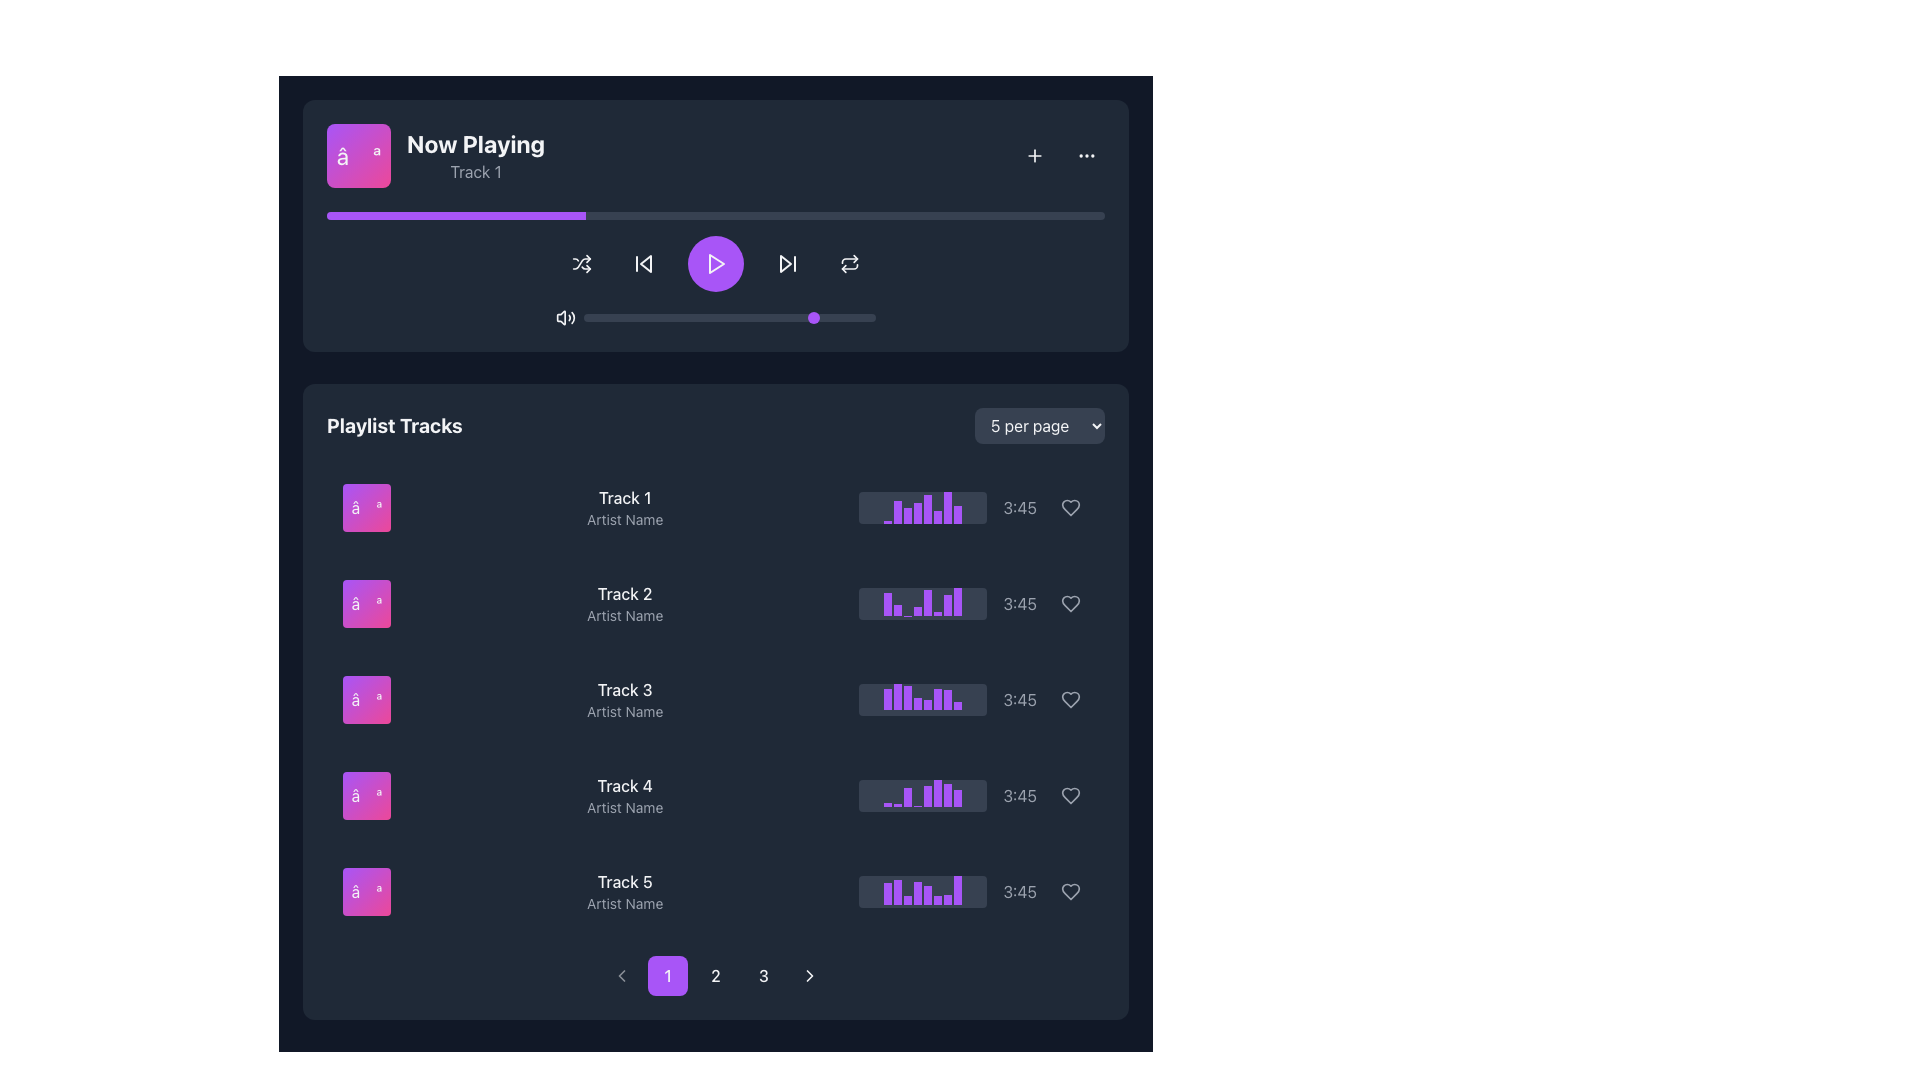 This screenshot has height=1080, width=1920. What do you see at coordinates (927, 795) in the screenshot?
I see `the fifth vertical purple graphical bar in the 'Play' section for Track 4 in the Playlist Tracks` at bounding box center [927, 795].